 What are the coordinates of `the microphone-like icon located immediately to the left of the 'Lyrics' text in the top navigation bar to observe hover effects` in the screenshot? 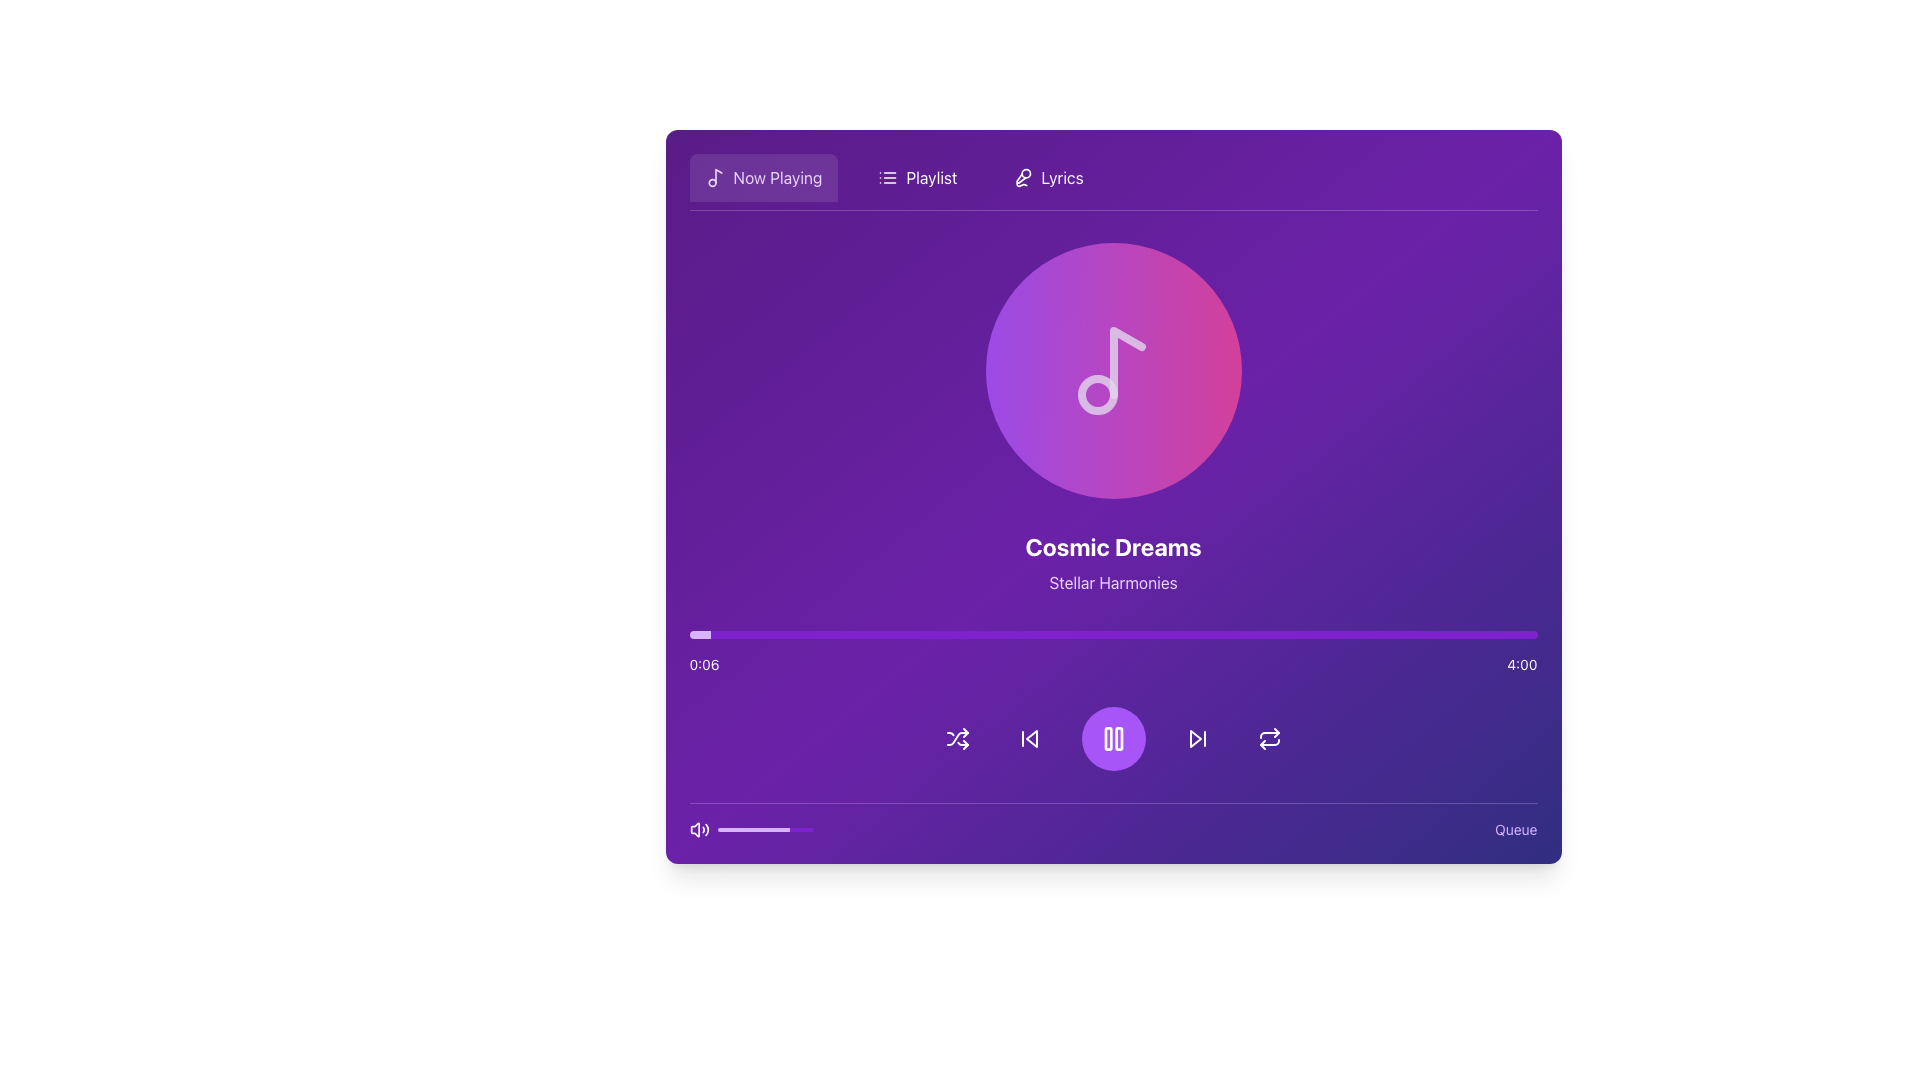 It's located at (1023, 176).